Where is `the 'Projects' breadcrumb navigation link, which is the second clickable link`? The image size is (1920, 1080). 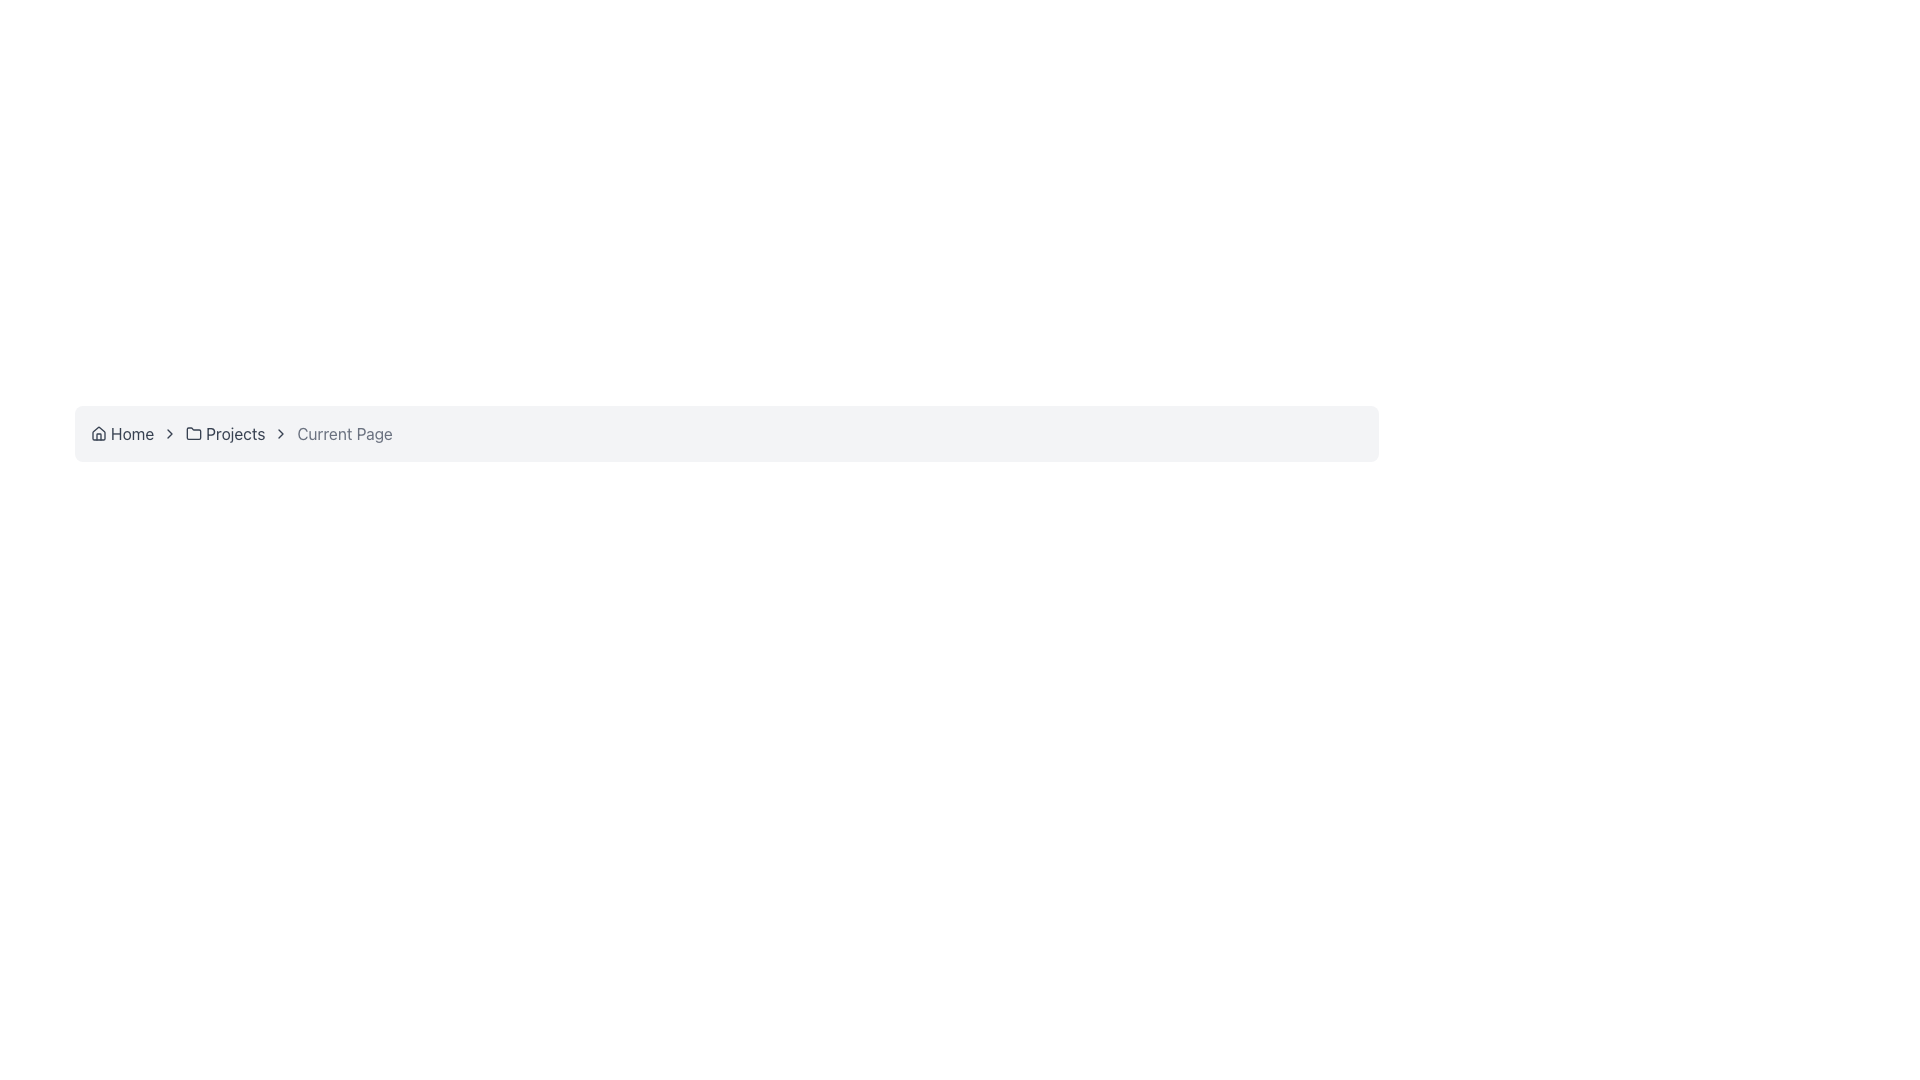
the 'Projects' breadcrumb navigation link, which is the second clickable link is located at coordinates (225, 433).